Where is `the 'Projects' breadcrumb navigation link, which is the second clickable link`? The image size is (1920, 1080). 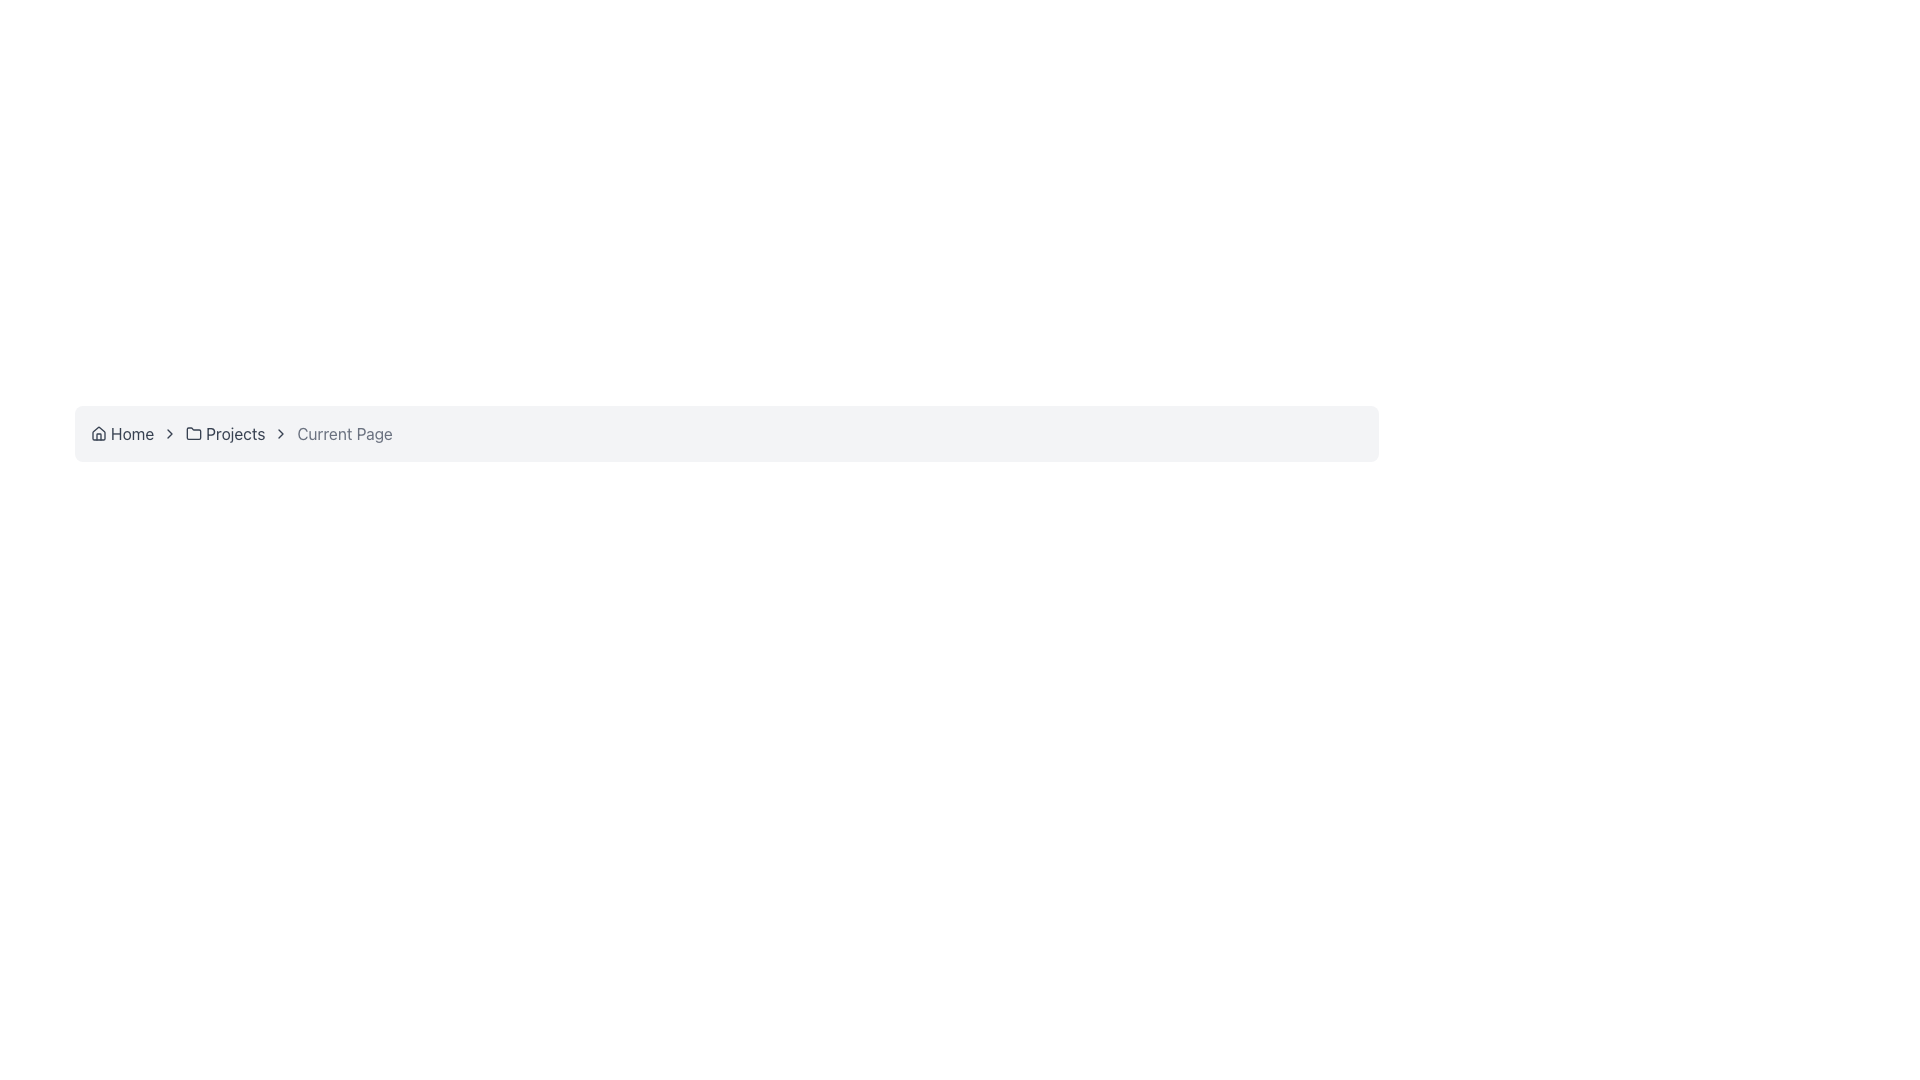
the 'Projects' breadcrumb navigation link, which is the second clickable link is located at coordinates (225, 433).